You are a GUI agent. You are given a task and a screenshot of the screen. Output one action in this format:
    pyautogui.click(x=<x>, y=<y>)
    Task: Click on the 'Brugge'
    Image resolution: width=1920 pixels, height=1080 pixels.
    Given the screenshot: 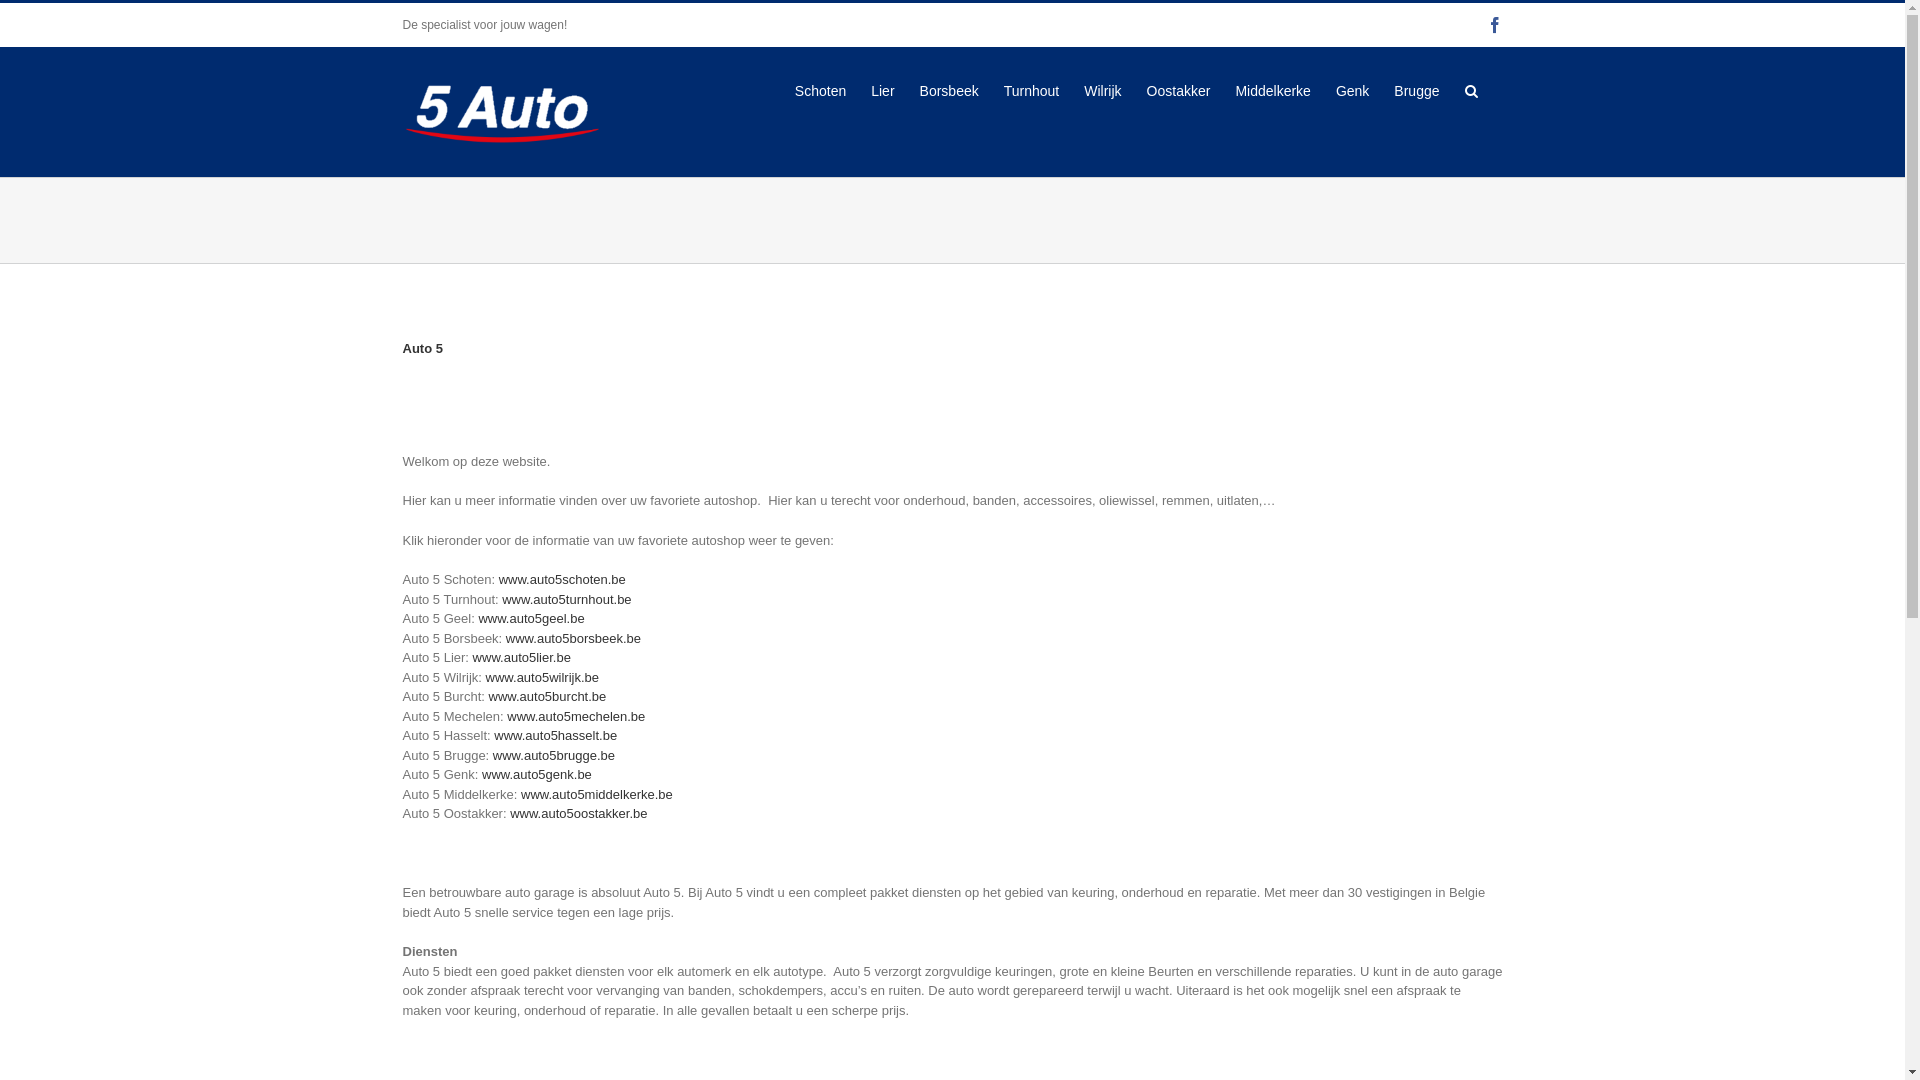 What is the action you would take?
    pyautogui.click(x=1392, y=88)
    